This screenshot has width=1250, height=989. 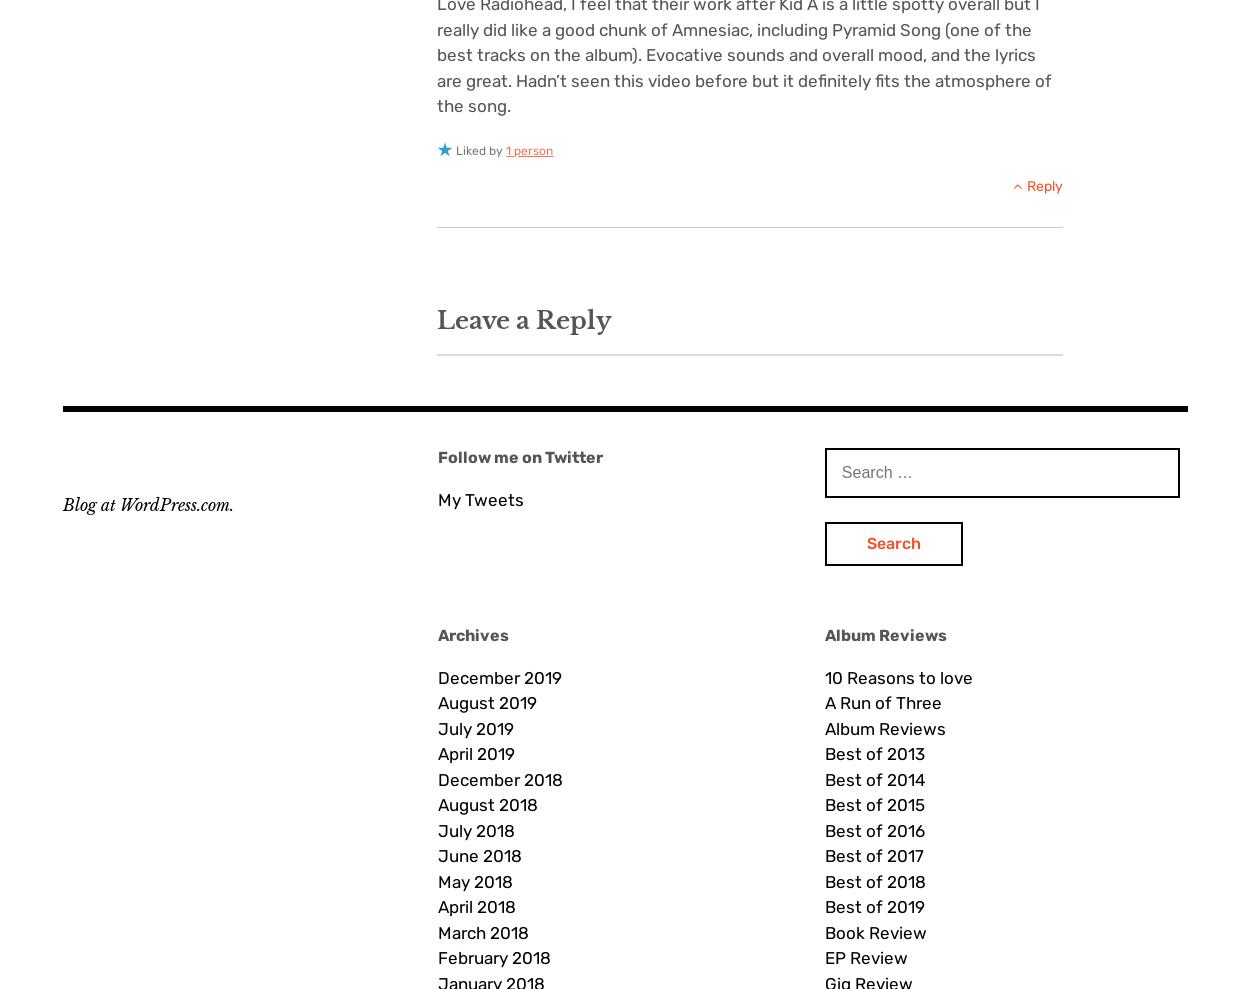 What do you see at coordinates (479, 499) in the screenshot?
I see `'My Tweets'` at bounding box center [479, 499].